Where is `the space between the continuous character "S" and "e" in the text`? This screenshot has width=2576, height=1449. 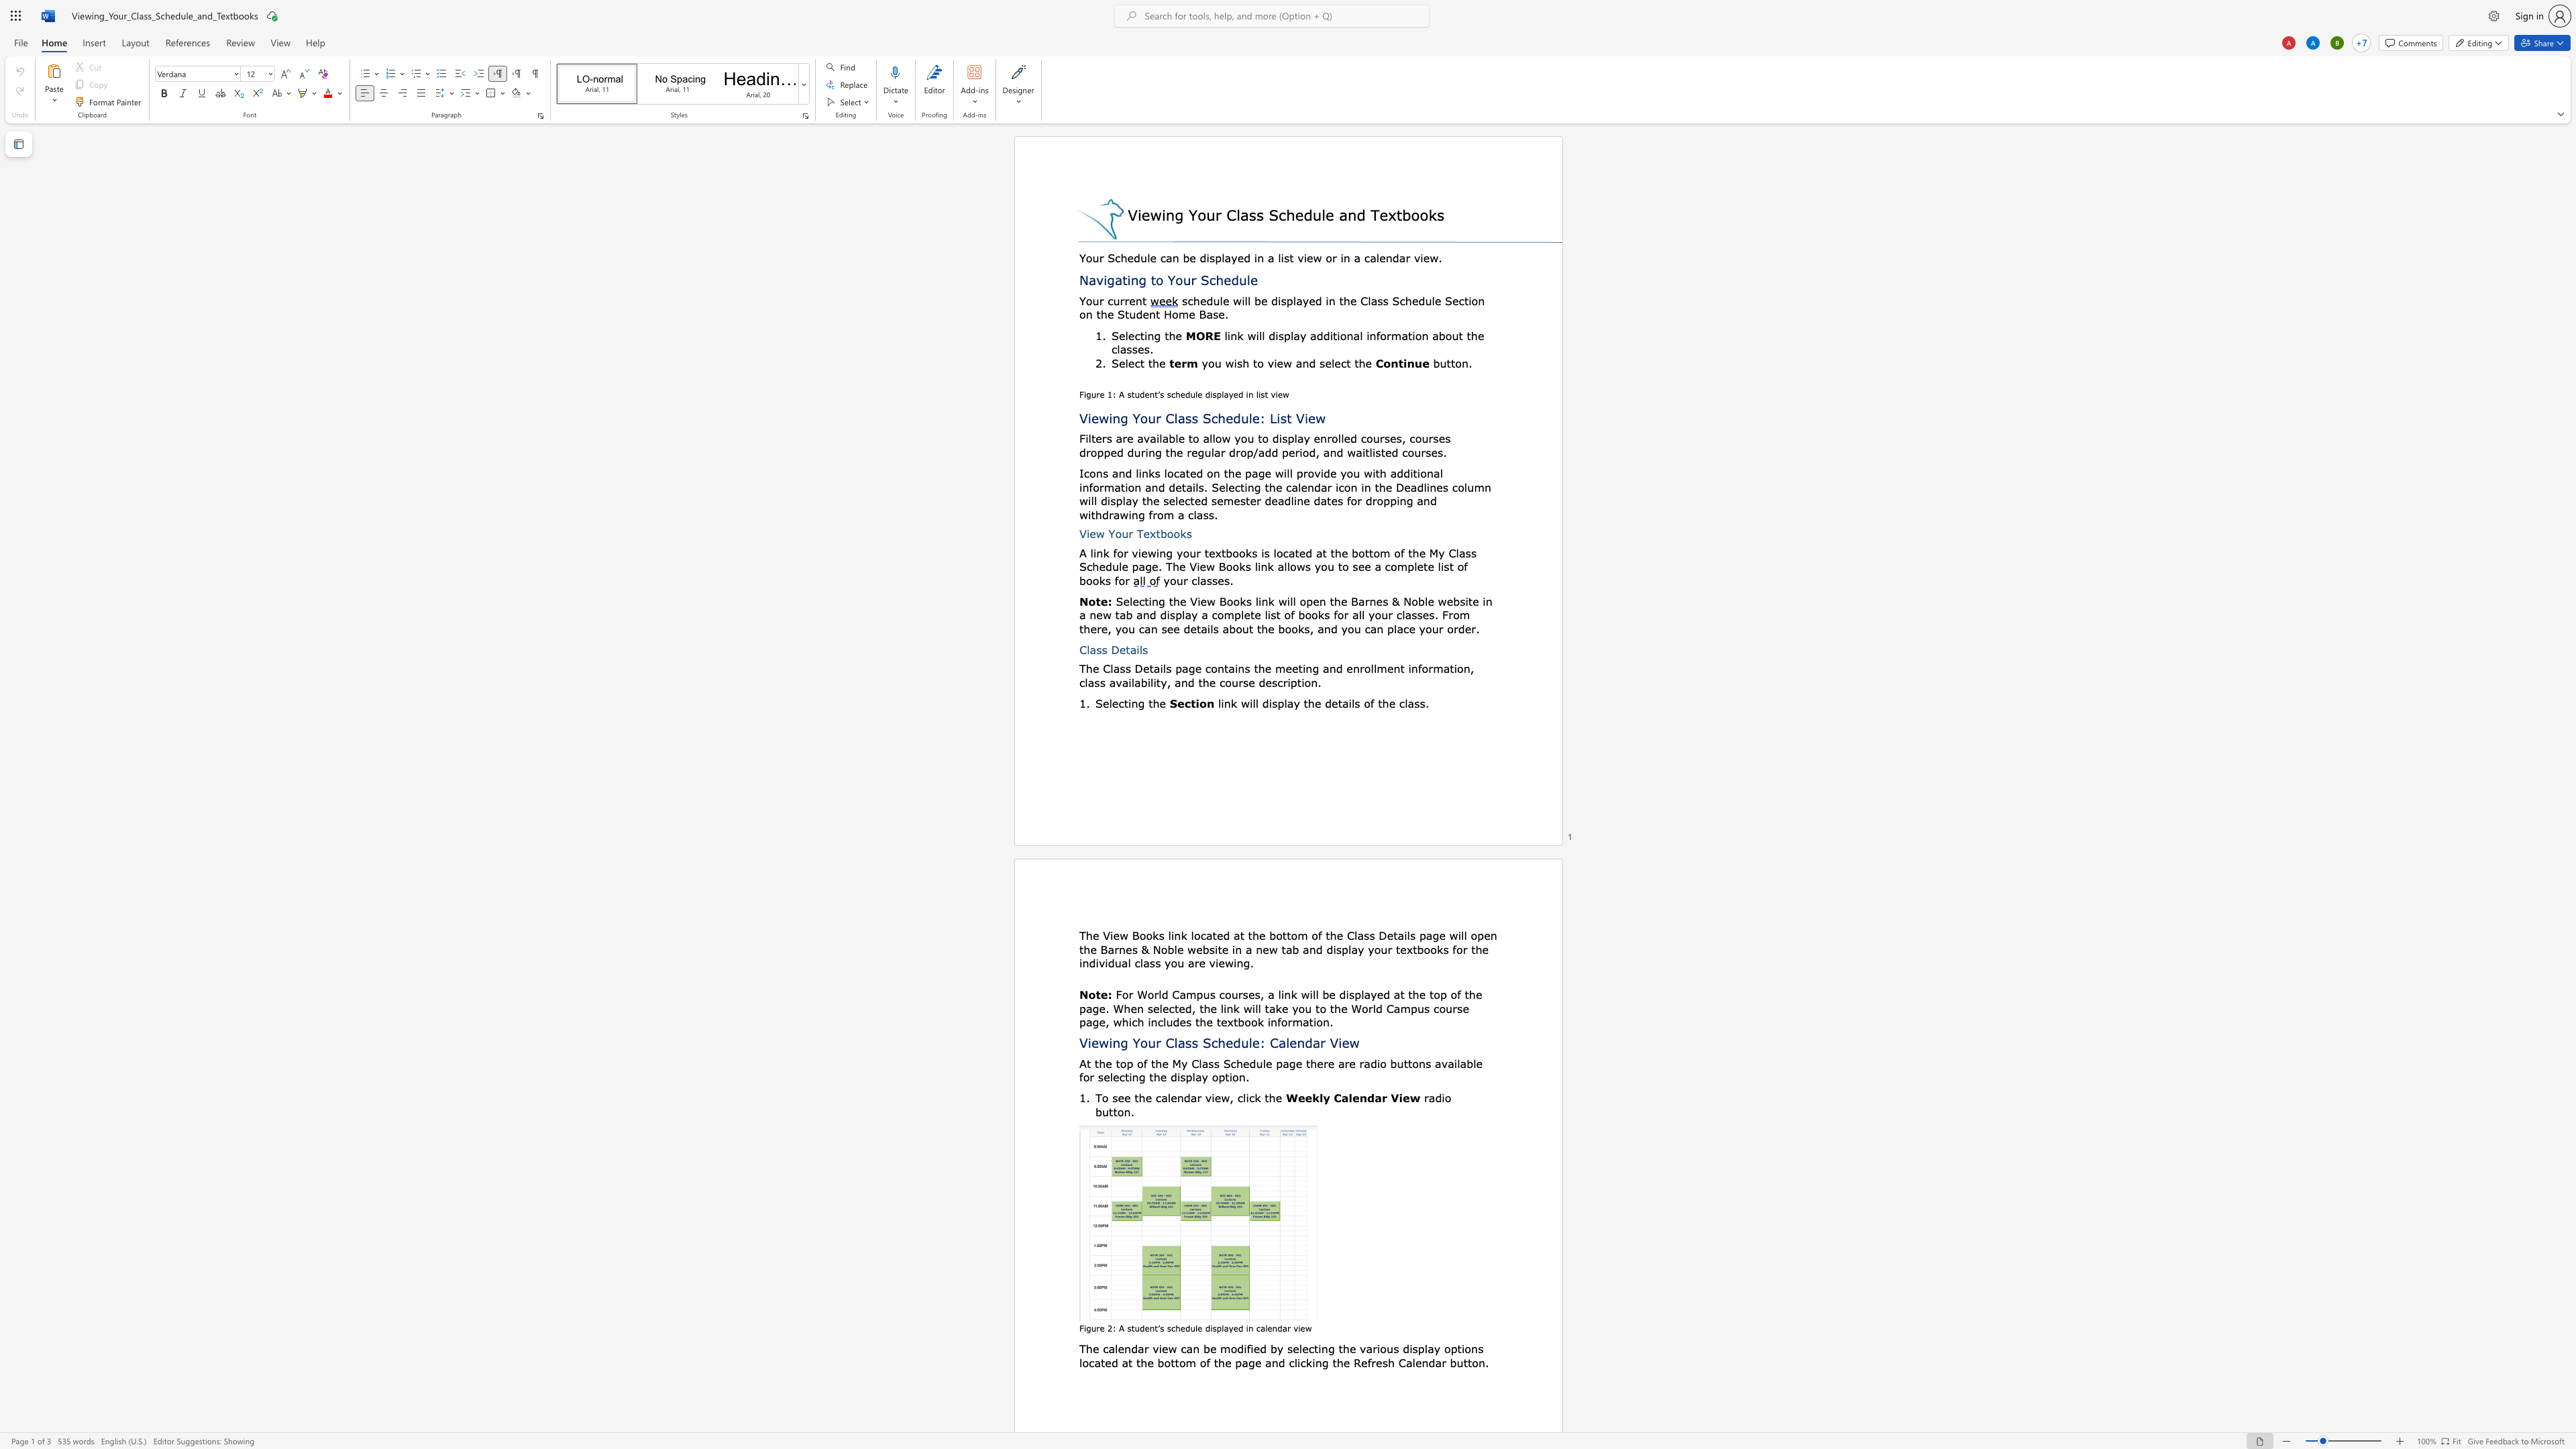
the space between the continuous character "S" and "e" in the text is located at coordinates (1102, 703).